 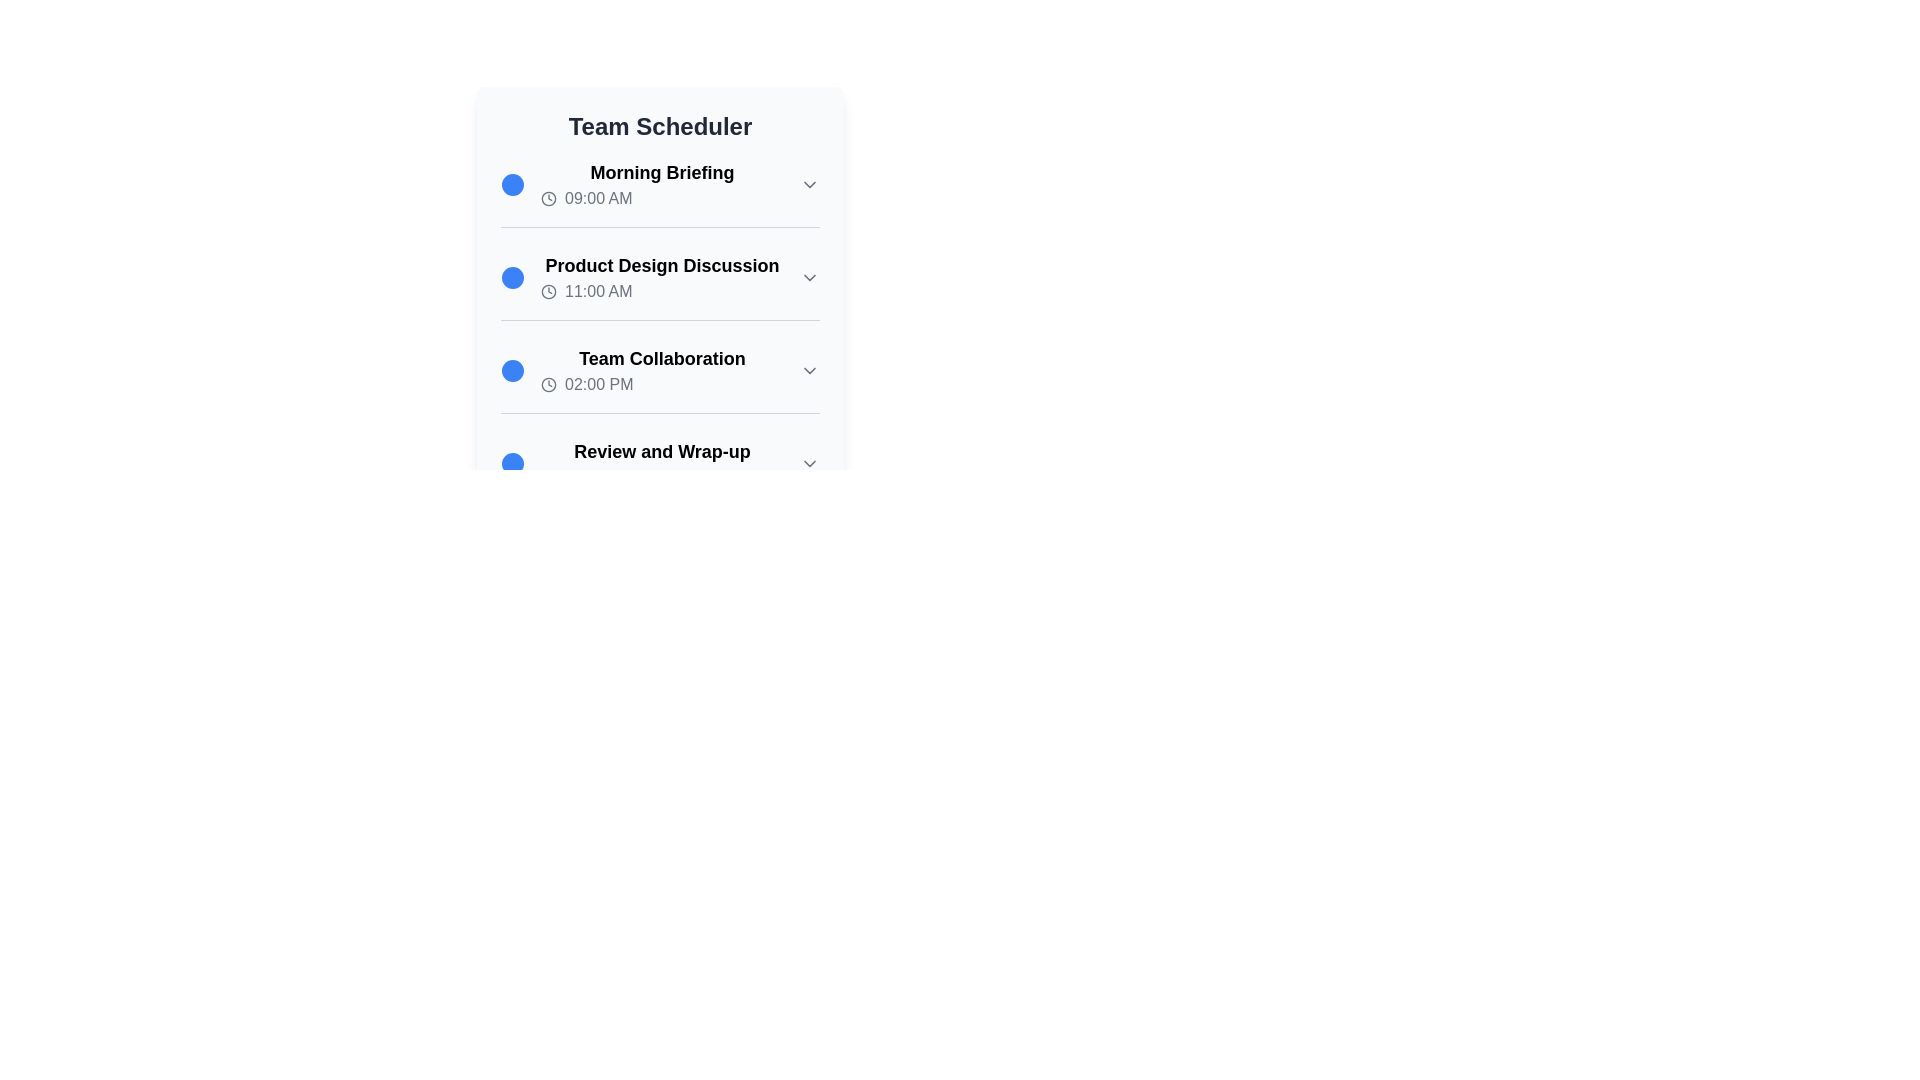 I want to click on text of the first informational list item under the 'Team Scheduler' header, which represents a scheduled meeting or event, so click(x=662, y=185).